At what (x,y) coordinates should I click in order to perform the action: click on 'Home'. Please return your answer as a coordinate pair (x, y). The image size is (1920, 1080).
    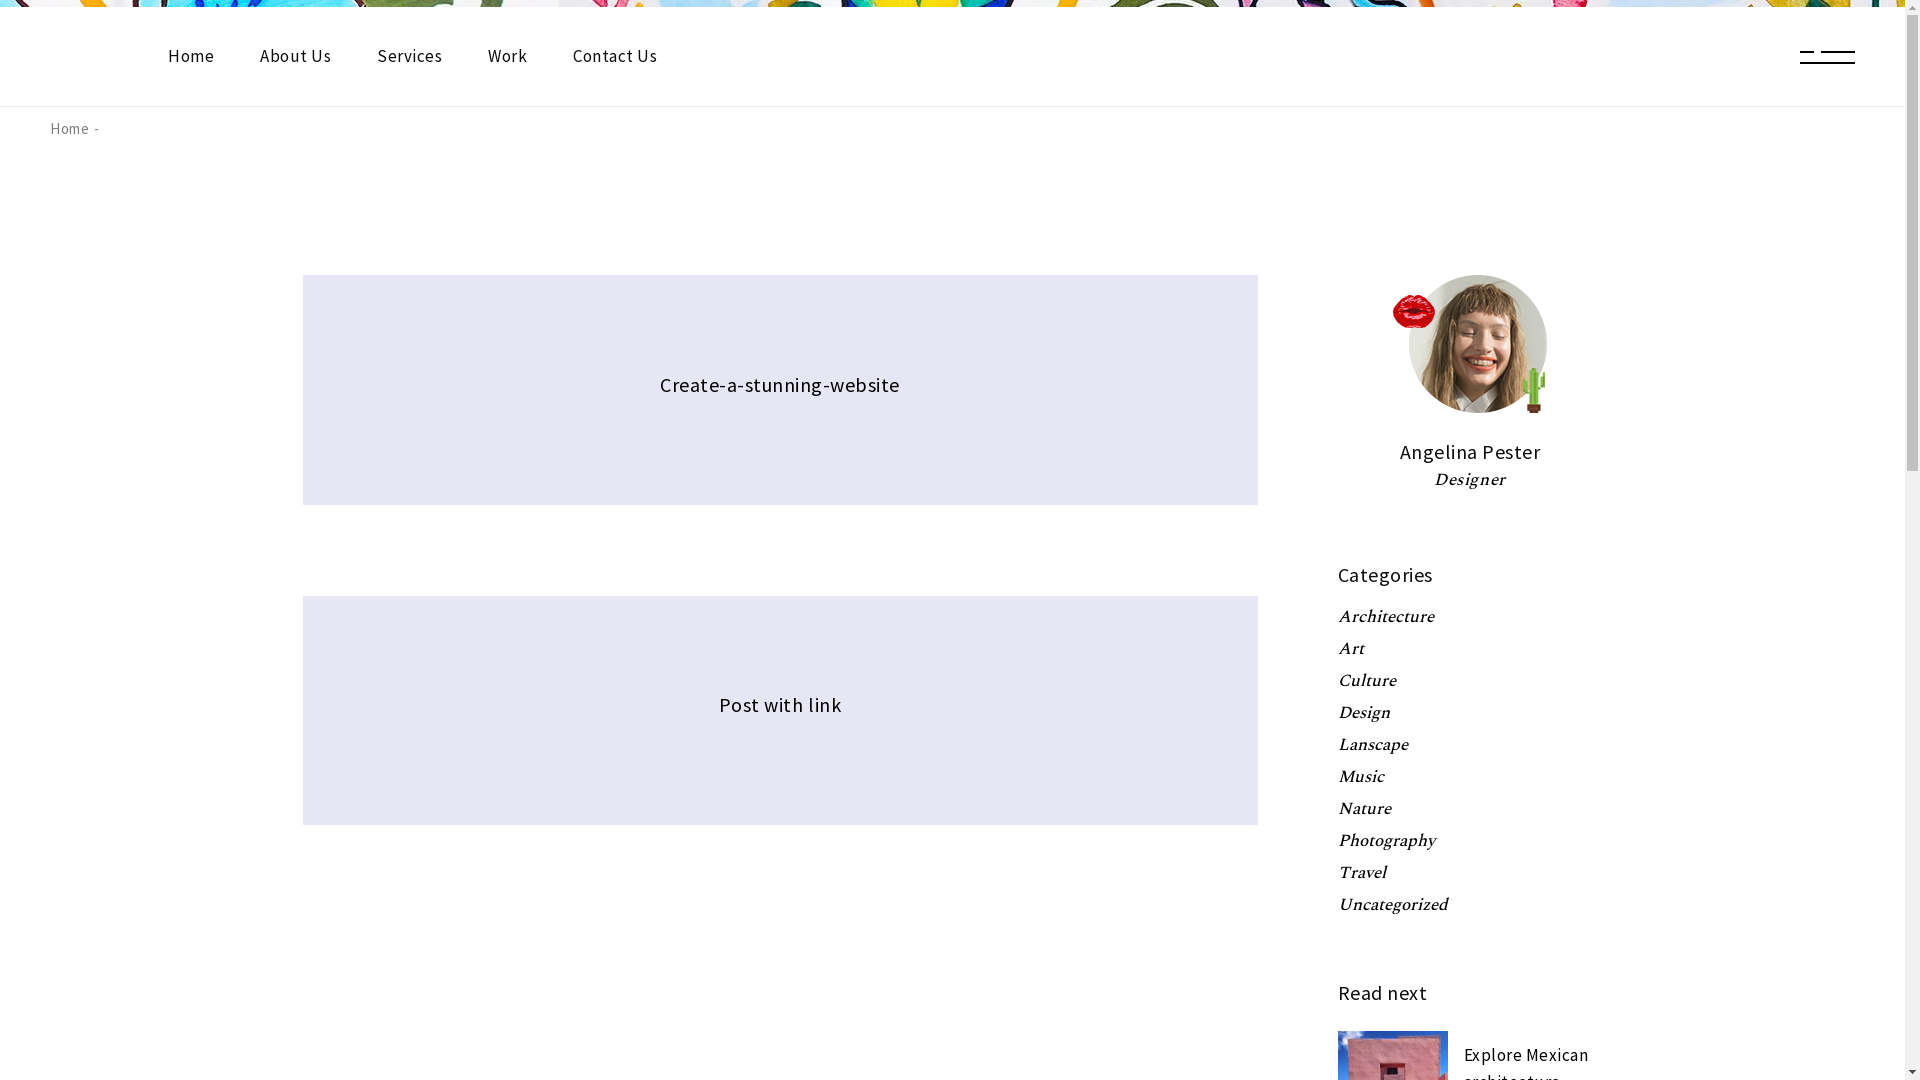
    Looking at the image, I should click on (191, 55).